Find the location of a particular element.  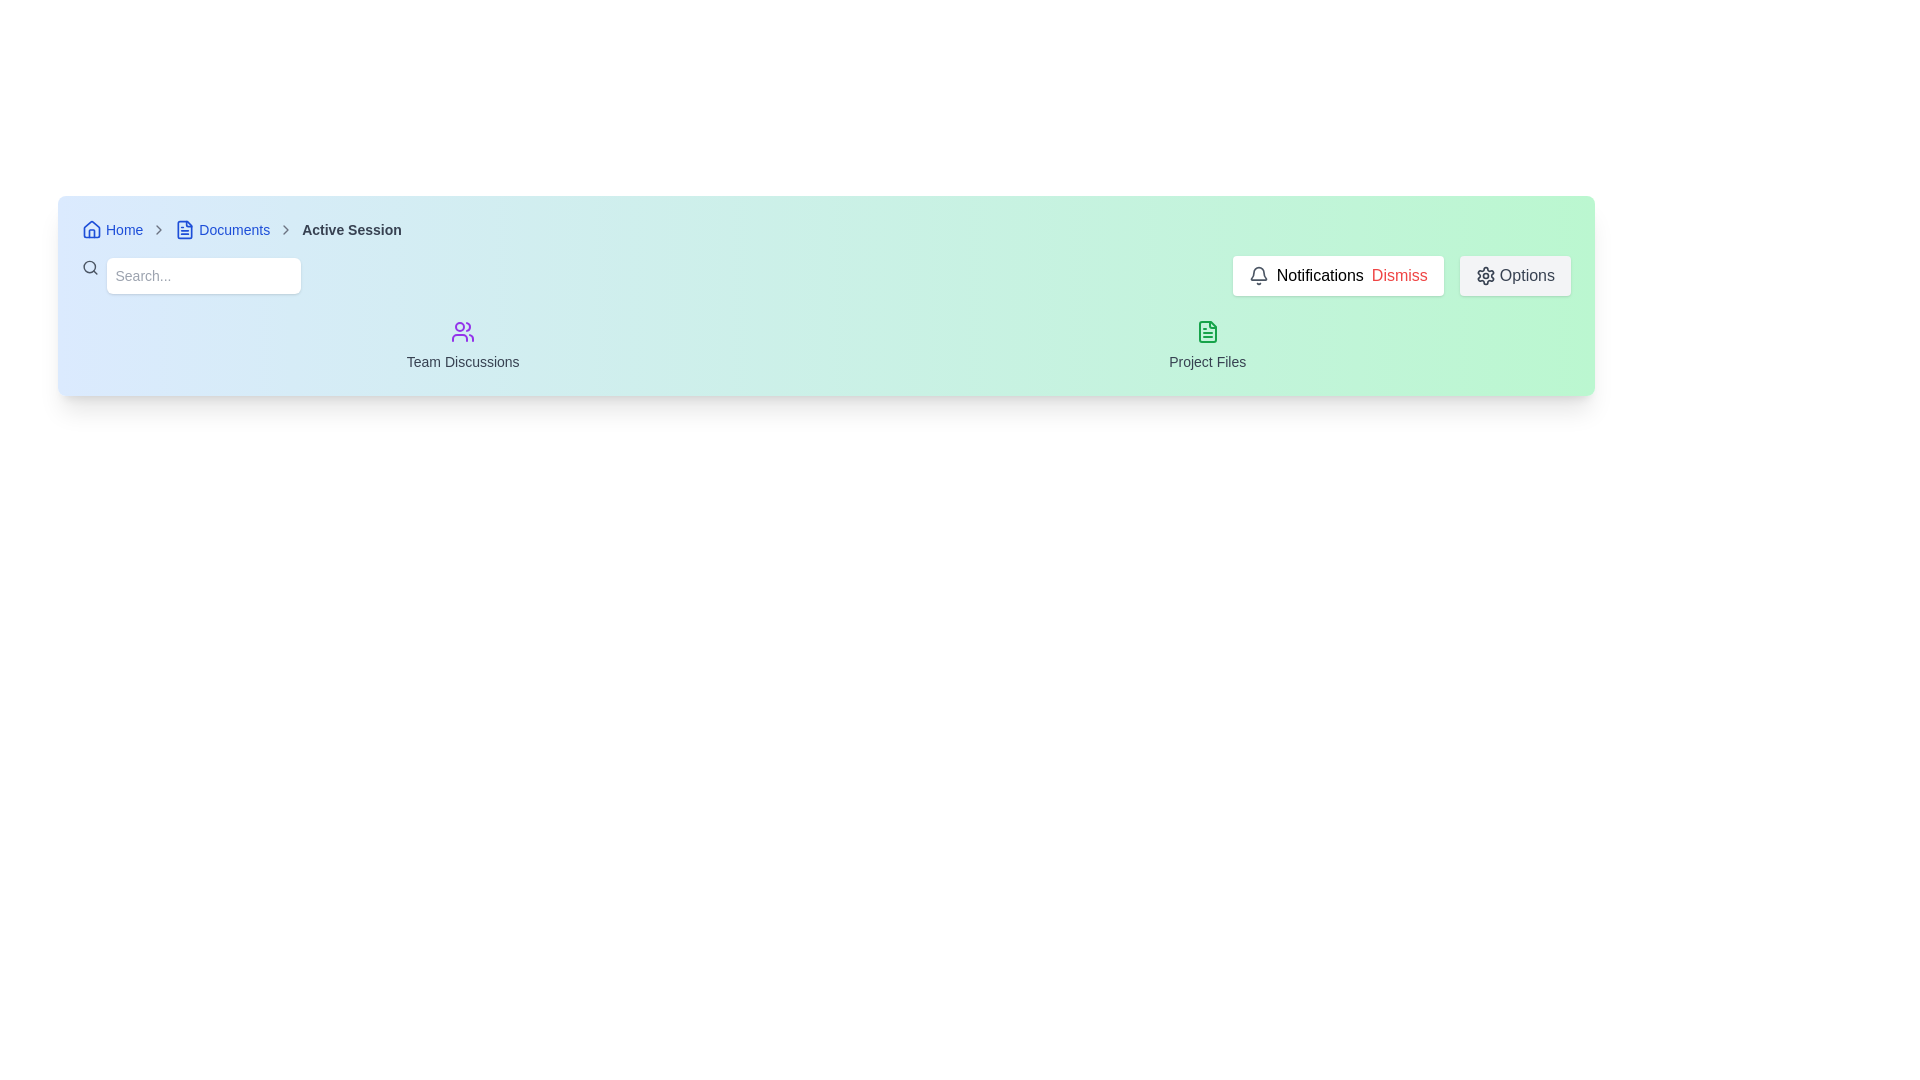

the icon serving as a visual indicator for the 'Documents' link in the navigation breadcrumb menu, located immediately to the left of the 'Documents' text link is located at coordinates (185, 229).